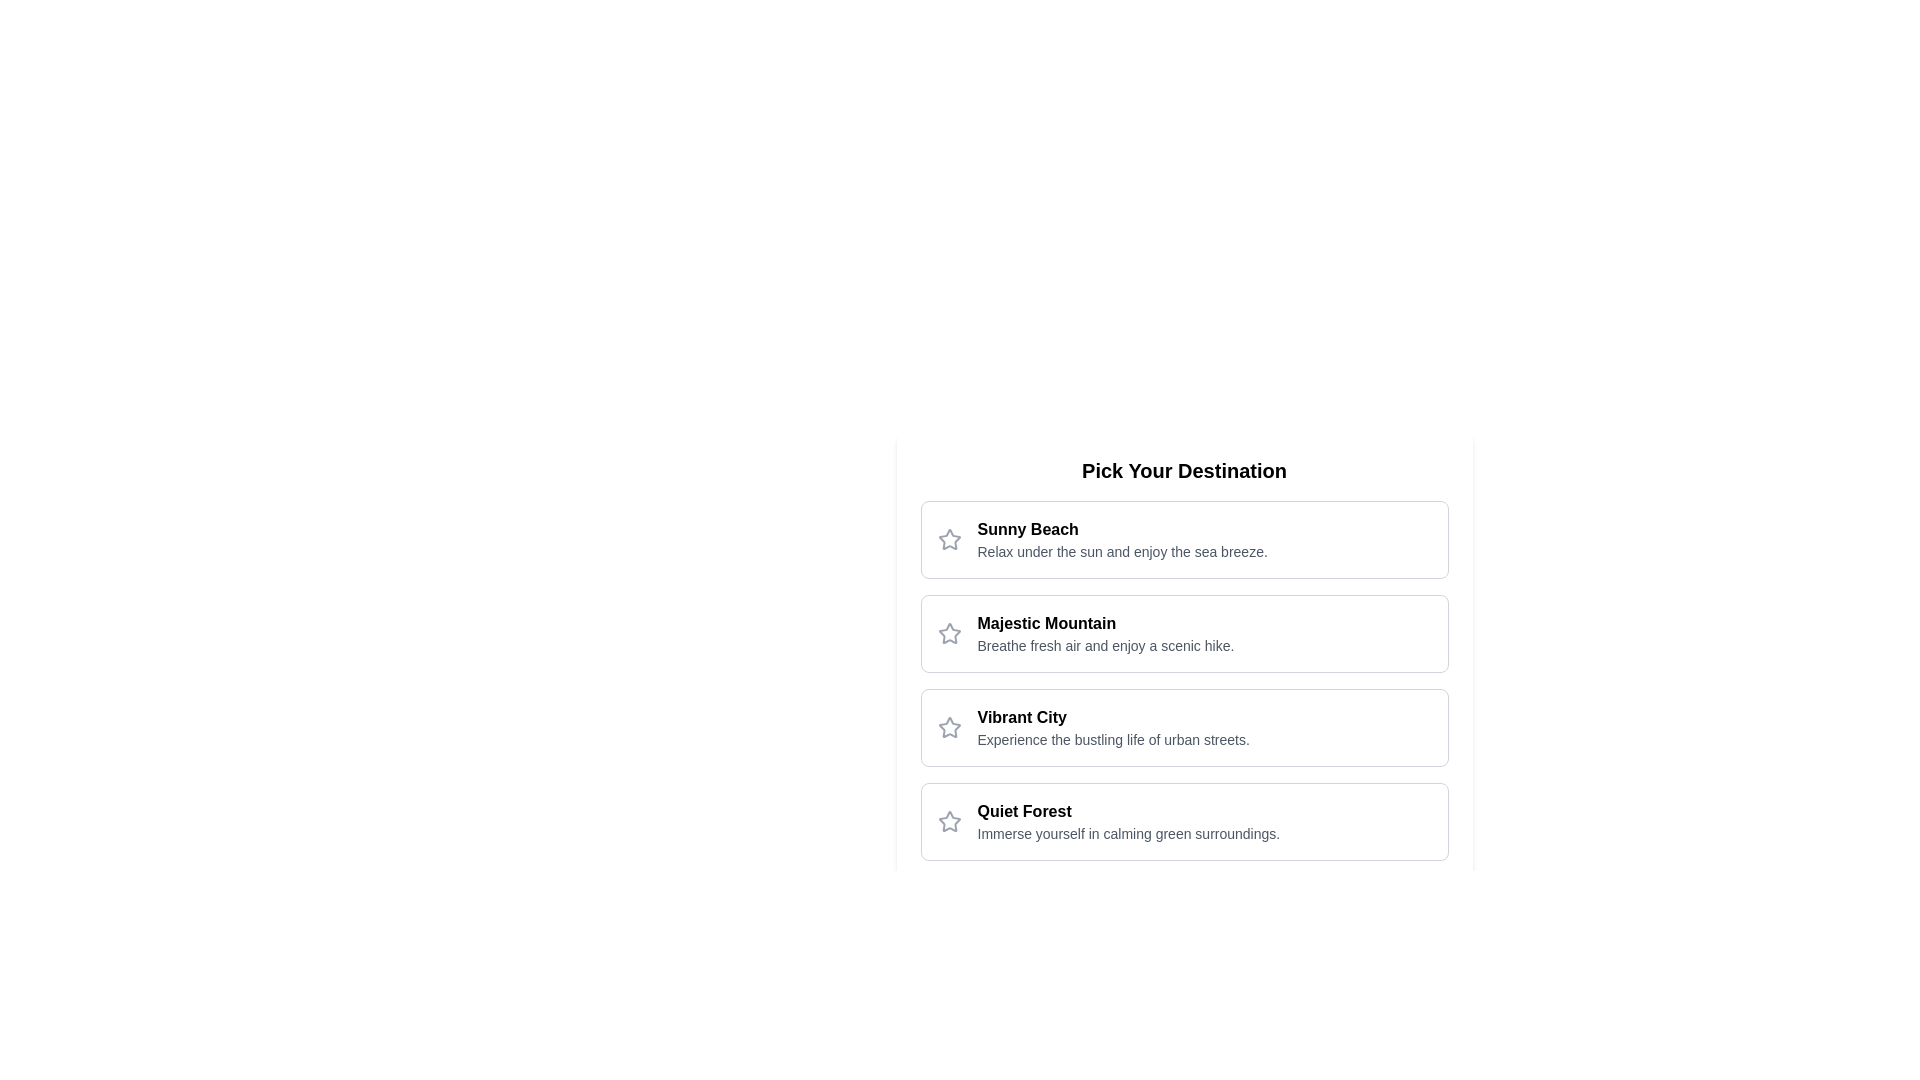 Image resolution: width=1920 pixels, height=1080 pixels. What do you see at coordinates (1112, 728) in the screenshot?
I see `the Text Block containing the bold text 'Vibrant City' and the smaller text 'Experience the bustling life of urban streets', which is located in the third card of the vertical list of destinations` at bounding box center [1112, 728].